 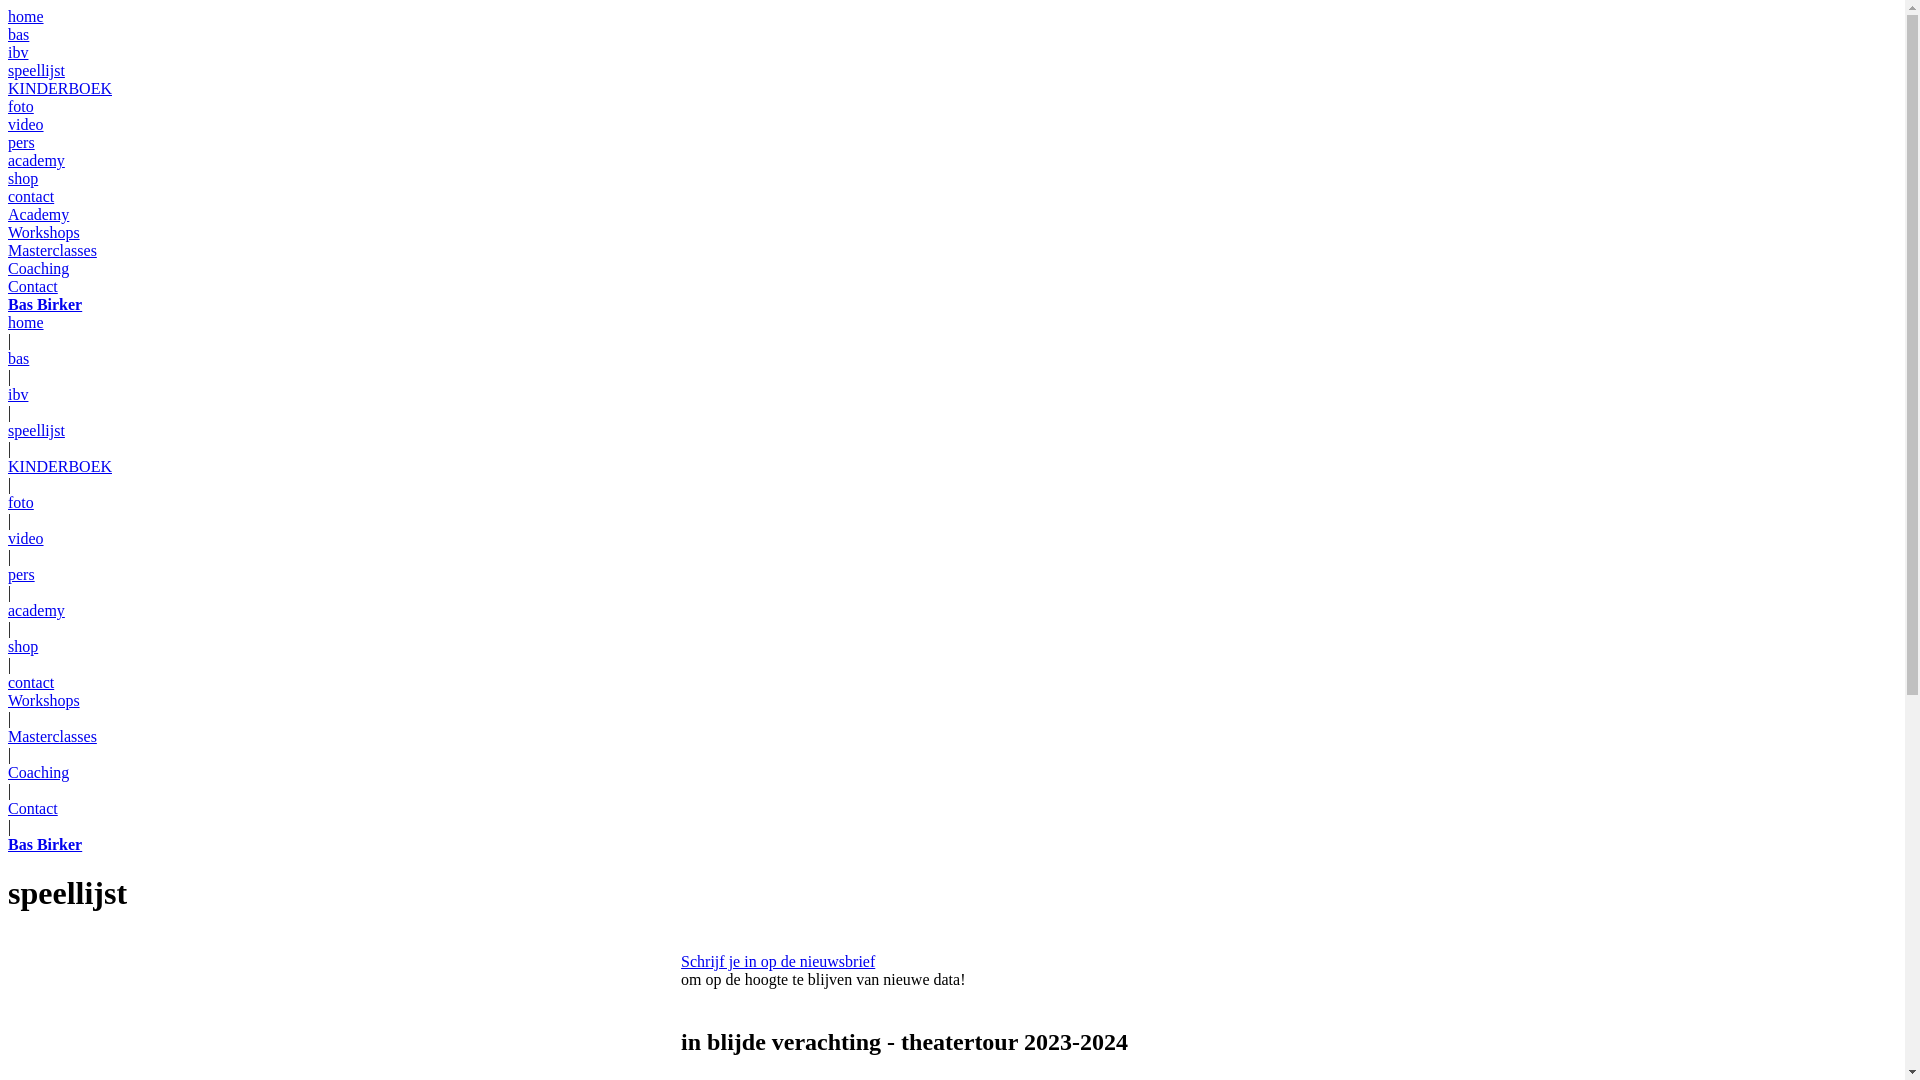 What do you see at coordinates (36, 429) in the screenshot?
I see `'speellijst'` at bounding box center [36, 429].